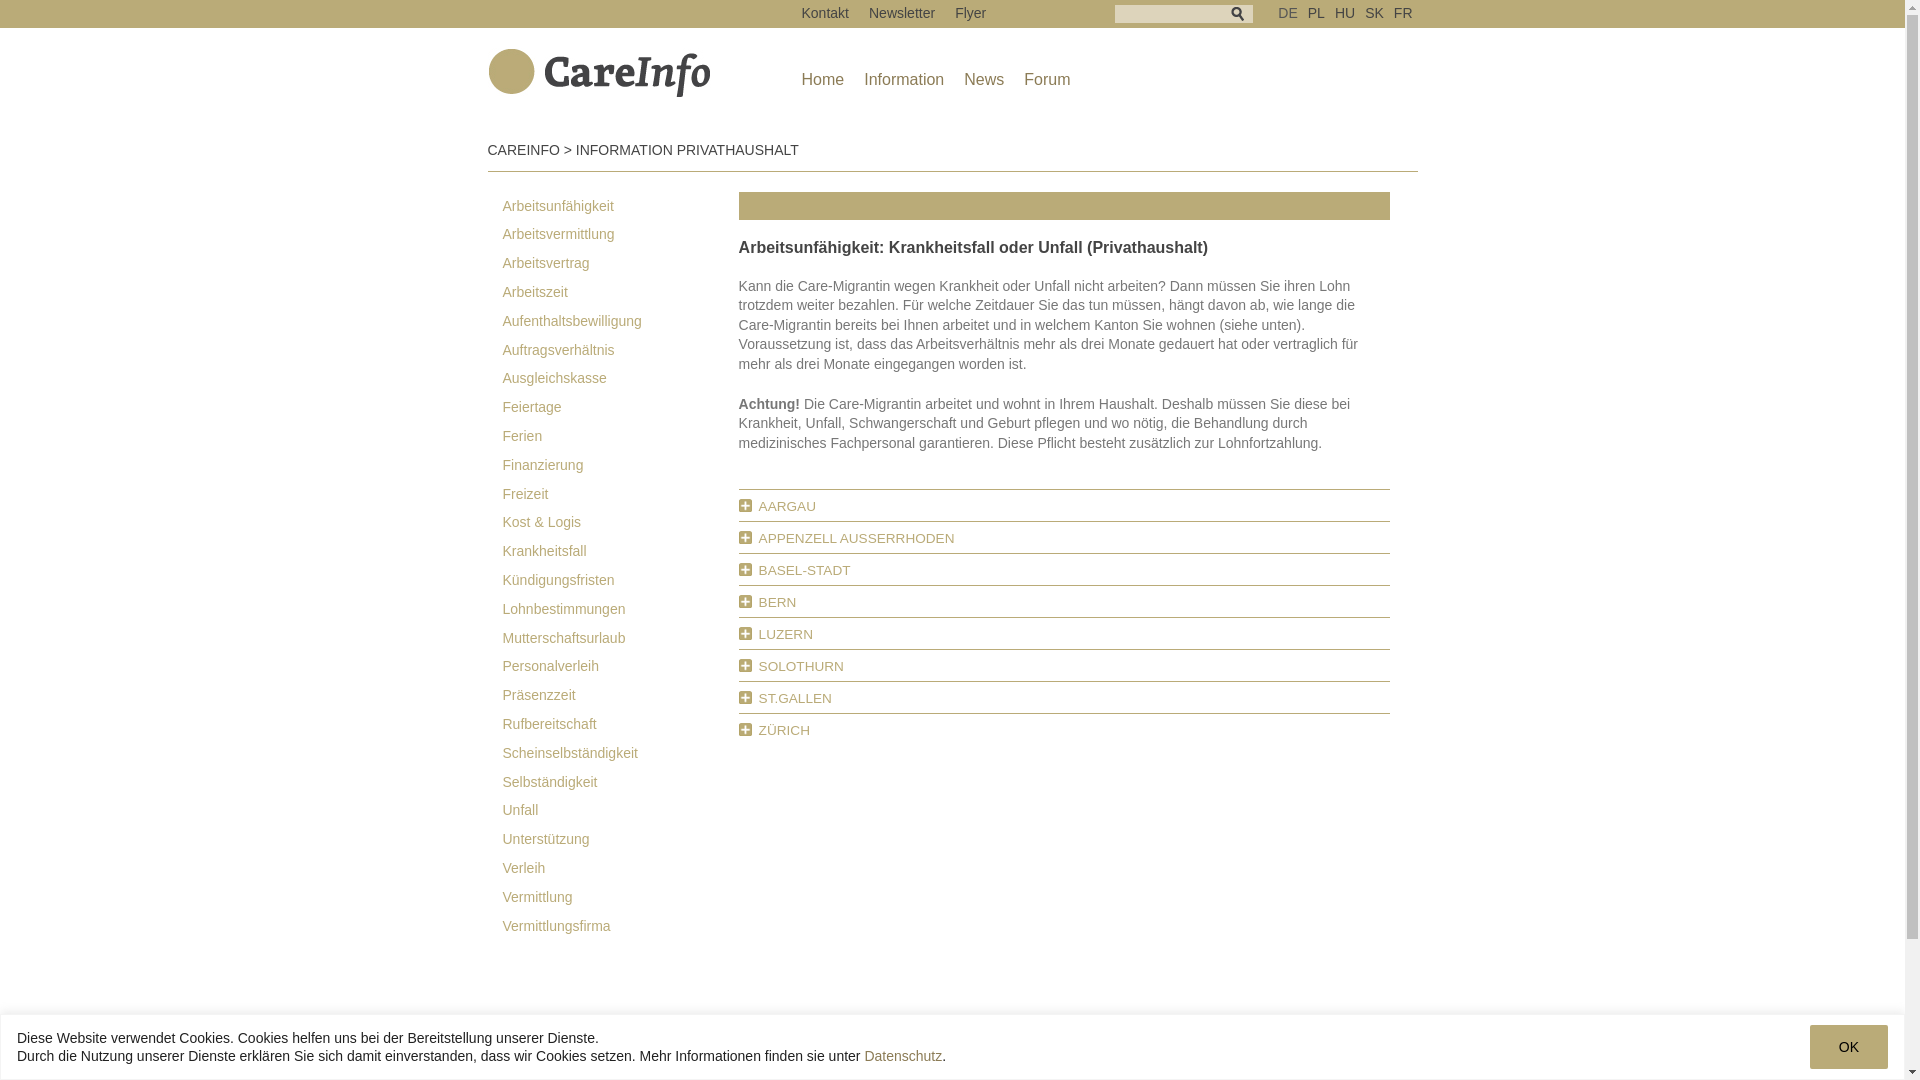 This screenshot has width=1920, height=1080. What do you see at coordinates (488, 406) in the screenshot?
I see `'Feiertage'` at bounding box center [488, 406].